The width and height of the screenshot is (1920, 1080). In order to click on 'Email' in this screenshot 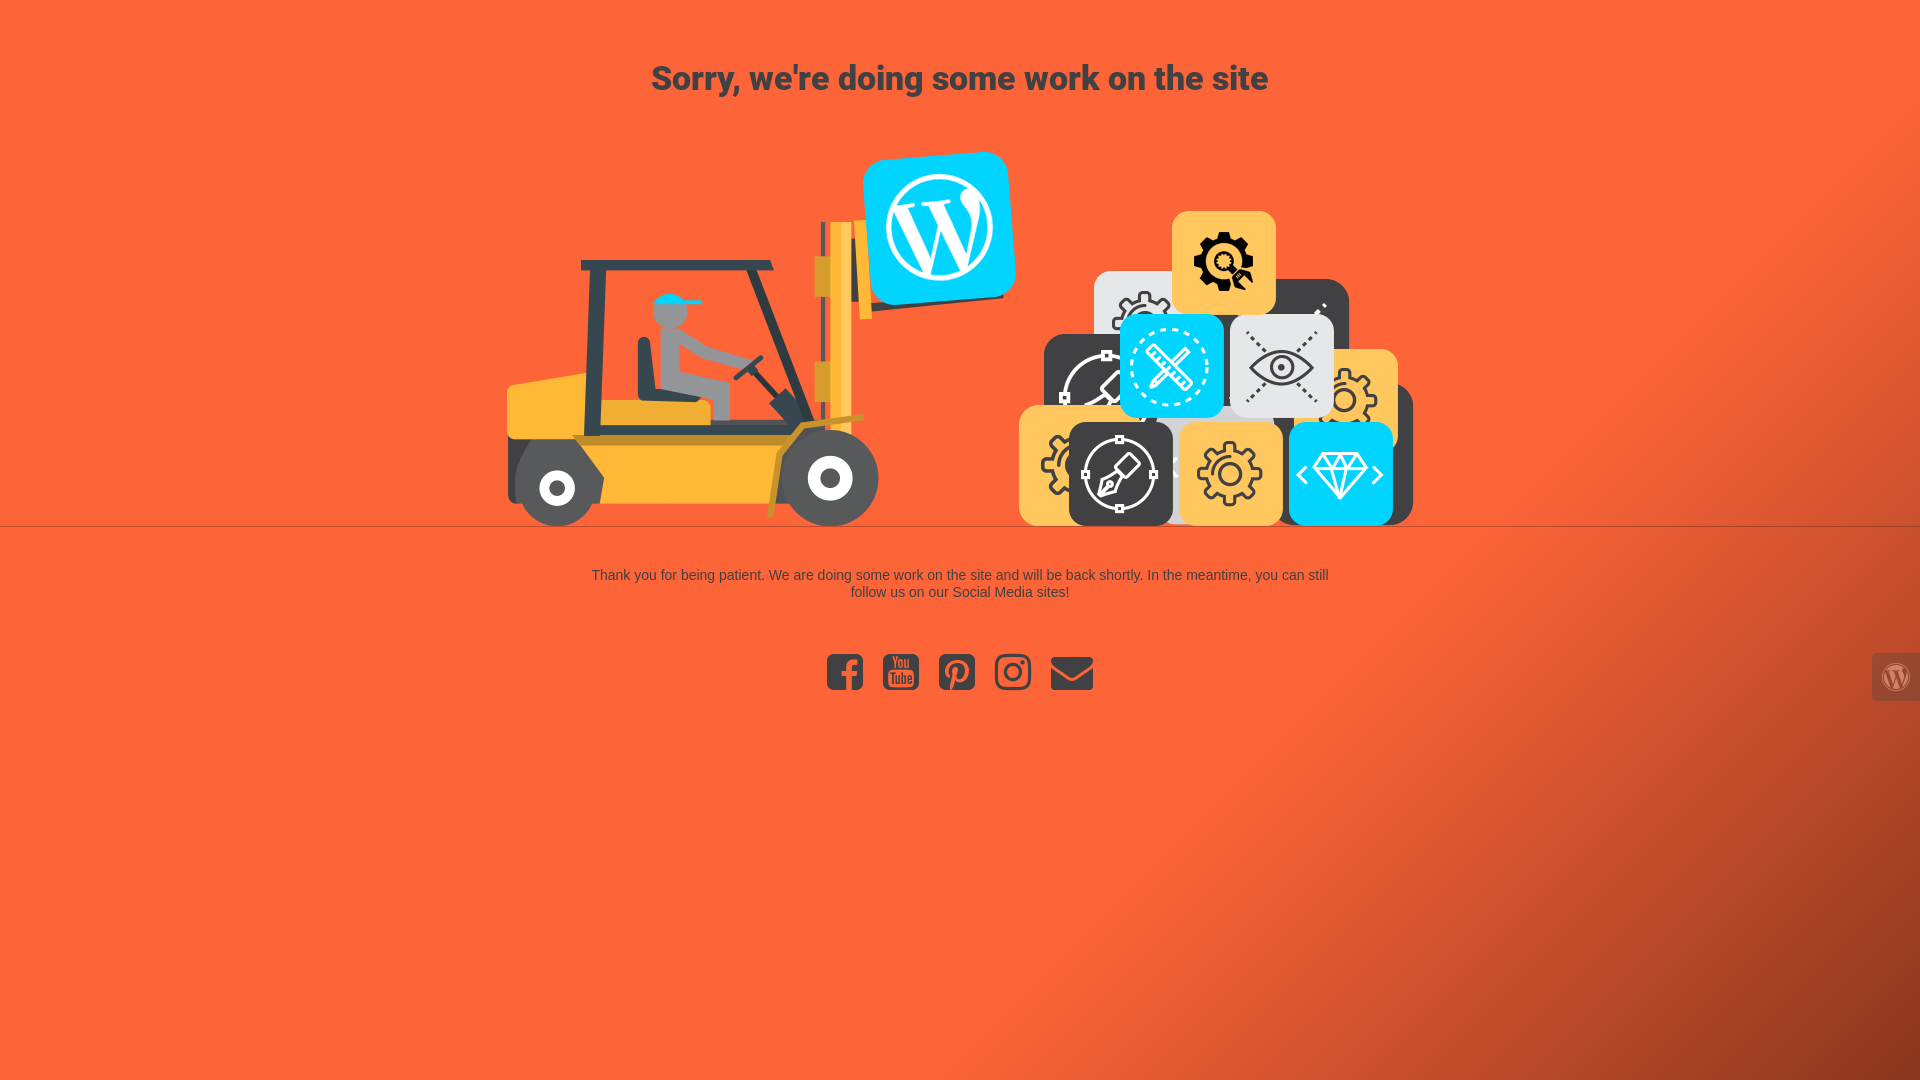, I will do `click(1070, 681)`.